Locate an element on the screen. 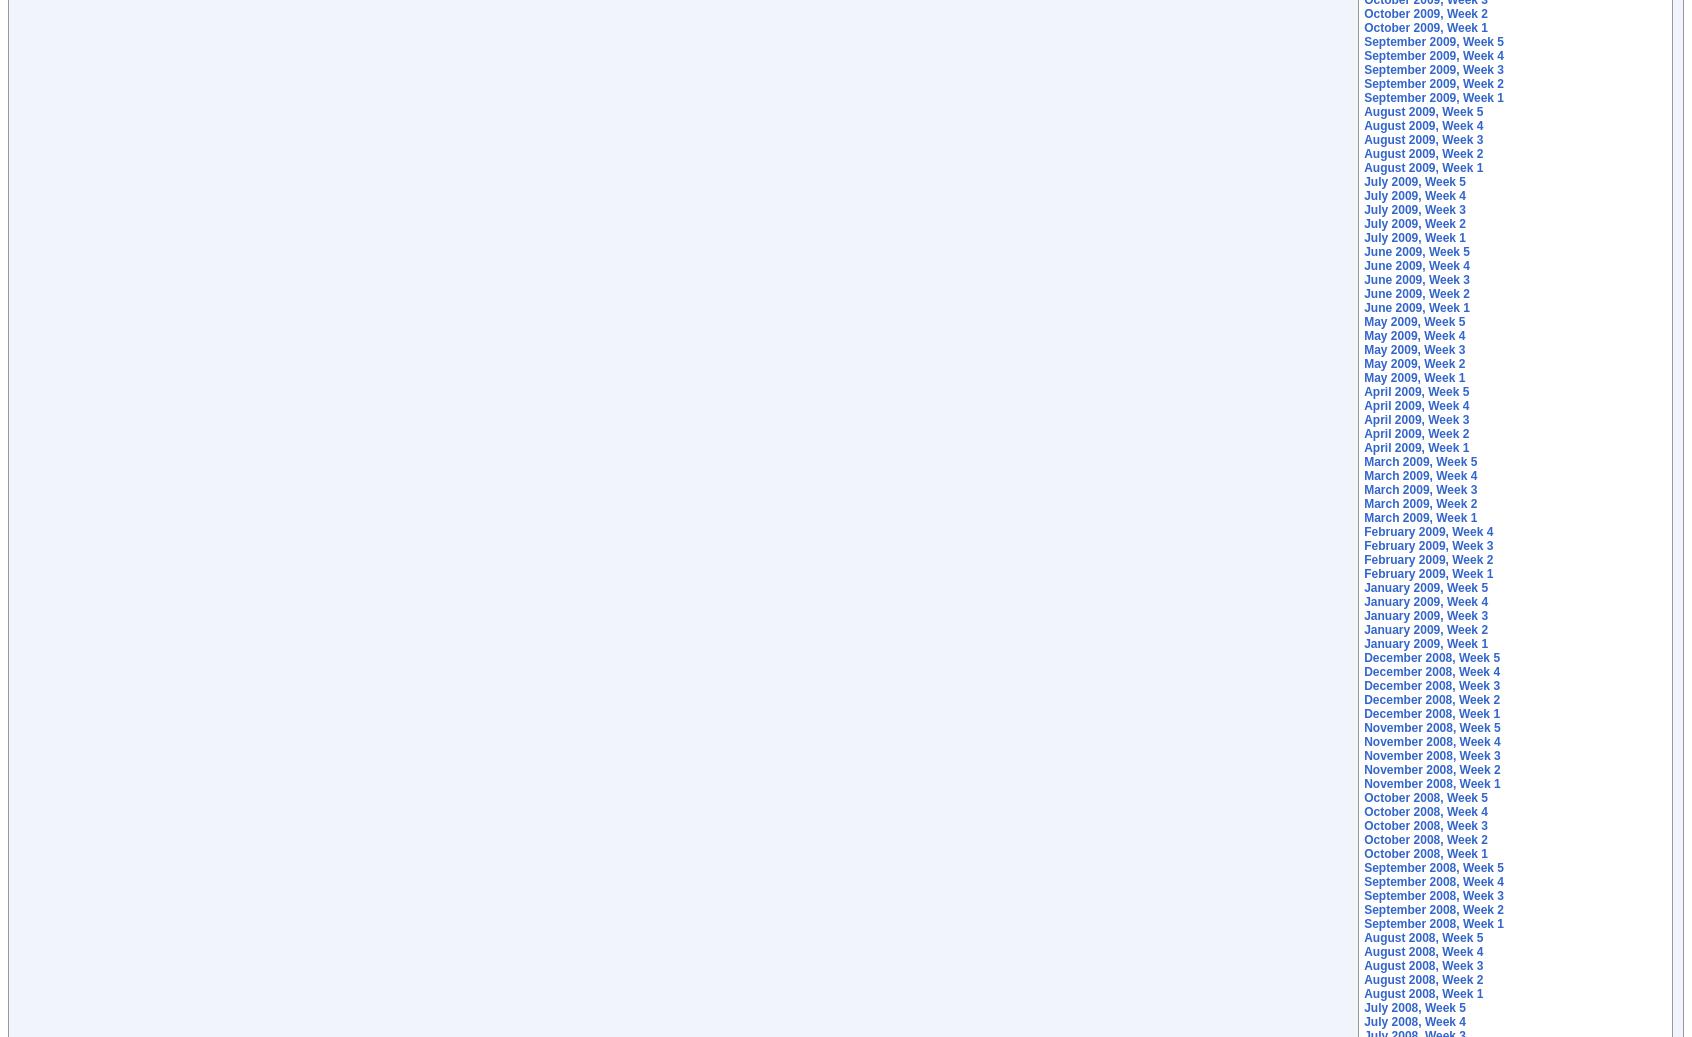 The width and height of the screenshot is (1692, 1037). 'August 2008, Week 2' is located at coordinates (1422, 979).